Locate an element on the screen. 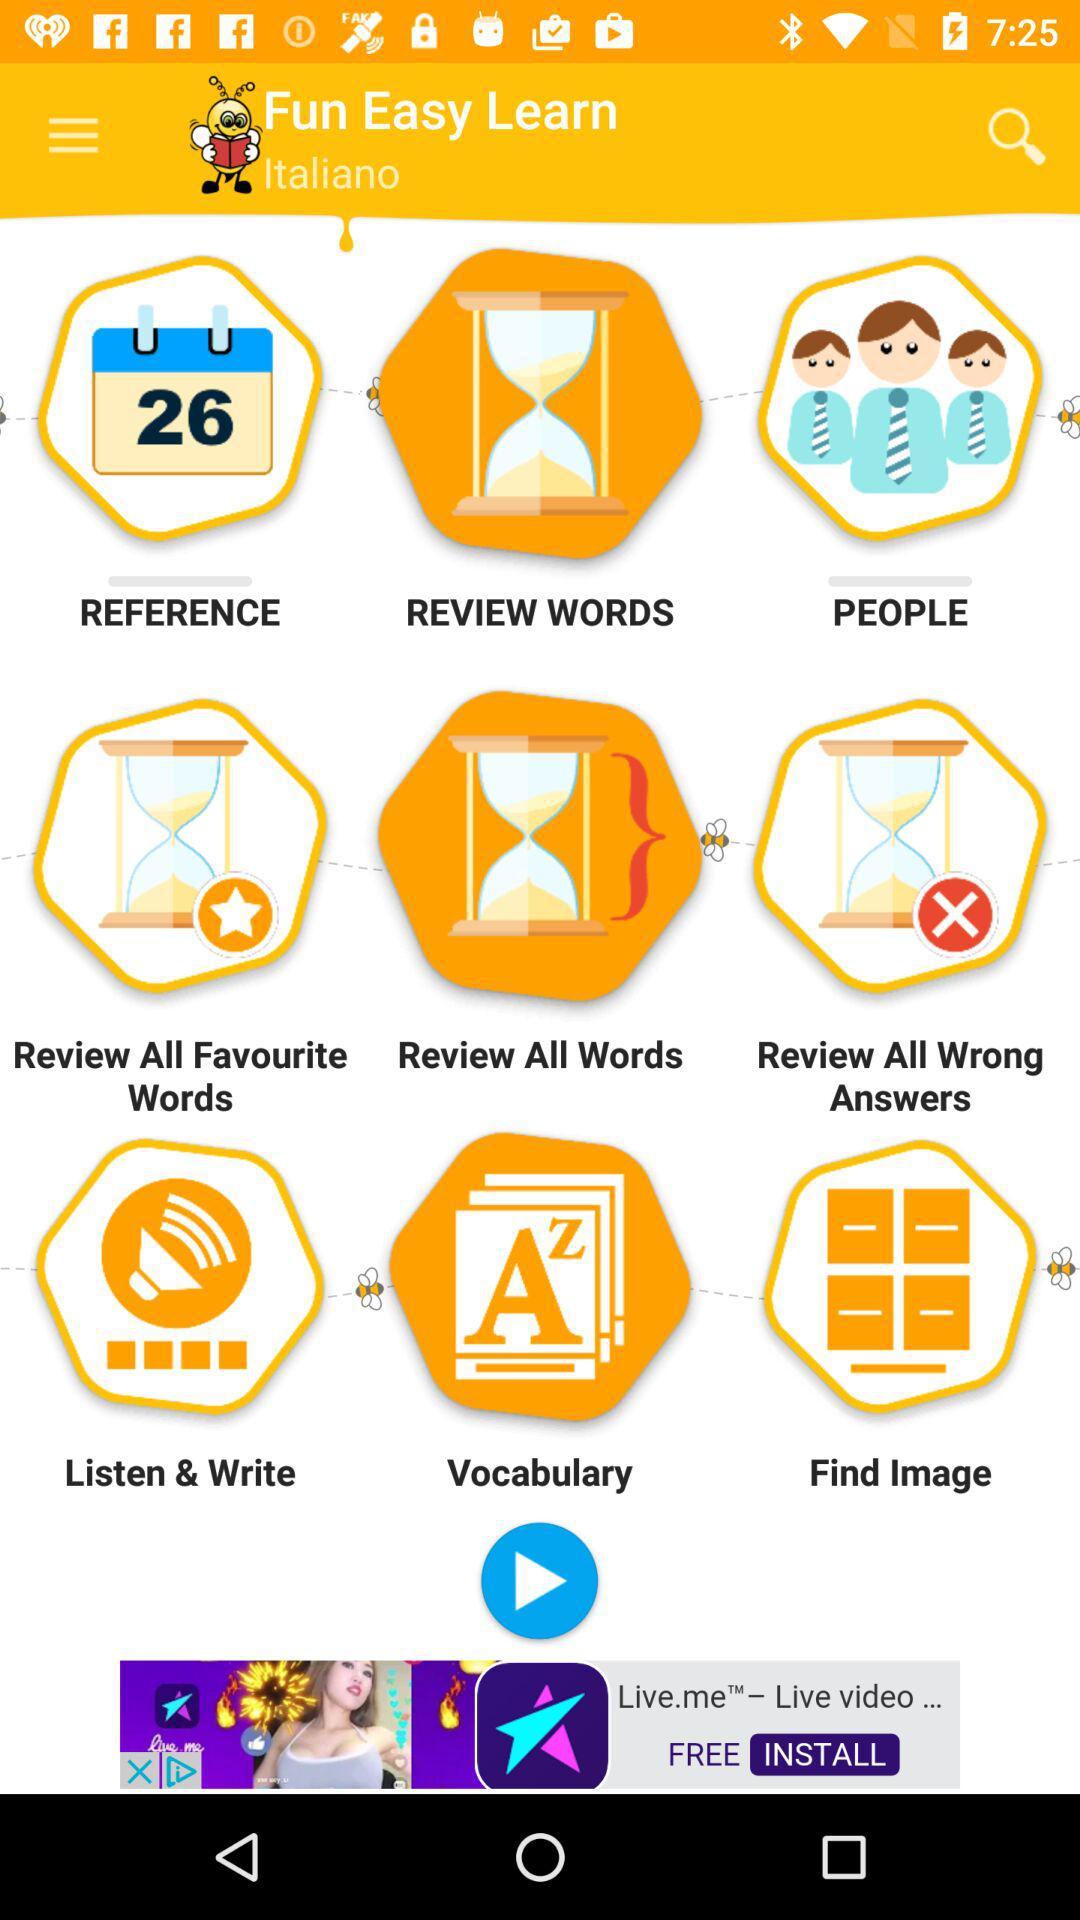 The image size is (1080, 1920). open advertisement is located at coordinates (540, 1722).